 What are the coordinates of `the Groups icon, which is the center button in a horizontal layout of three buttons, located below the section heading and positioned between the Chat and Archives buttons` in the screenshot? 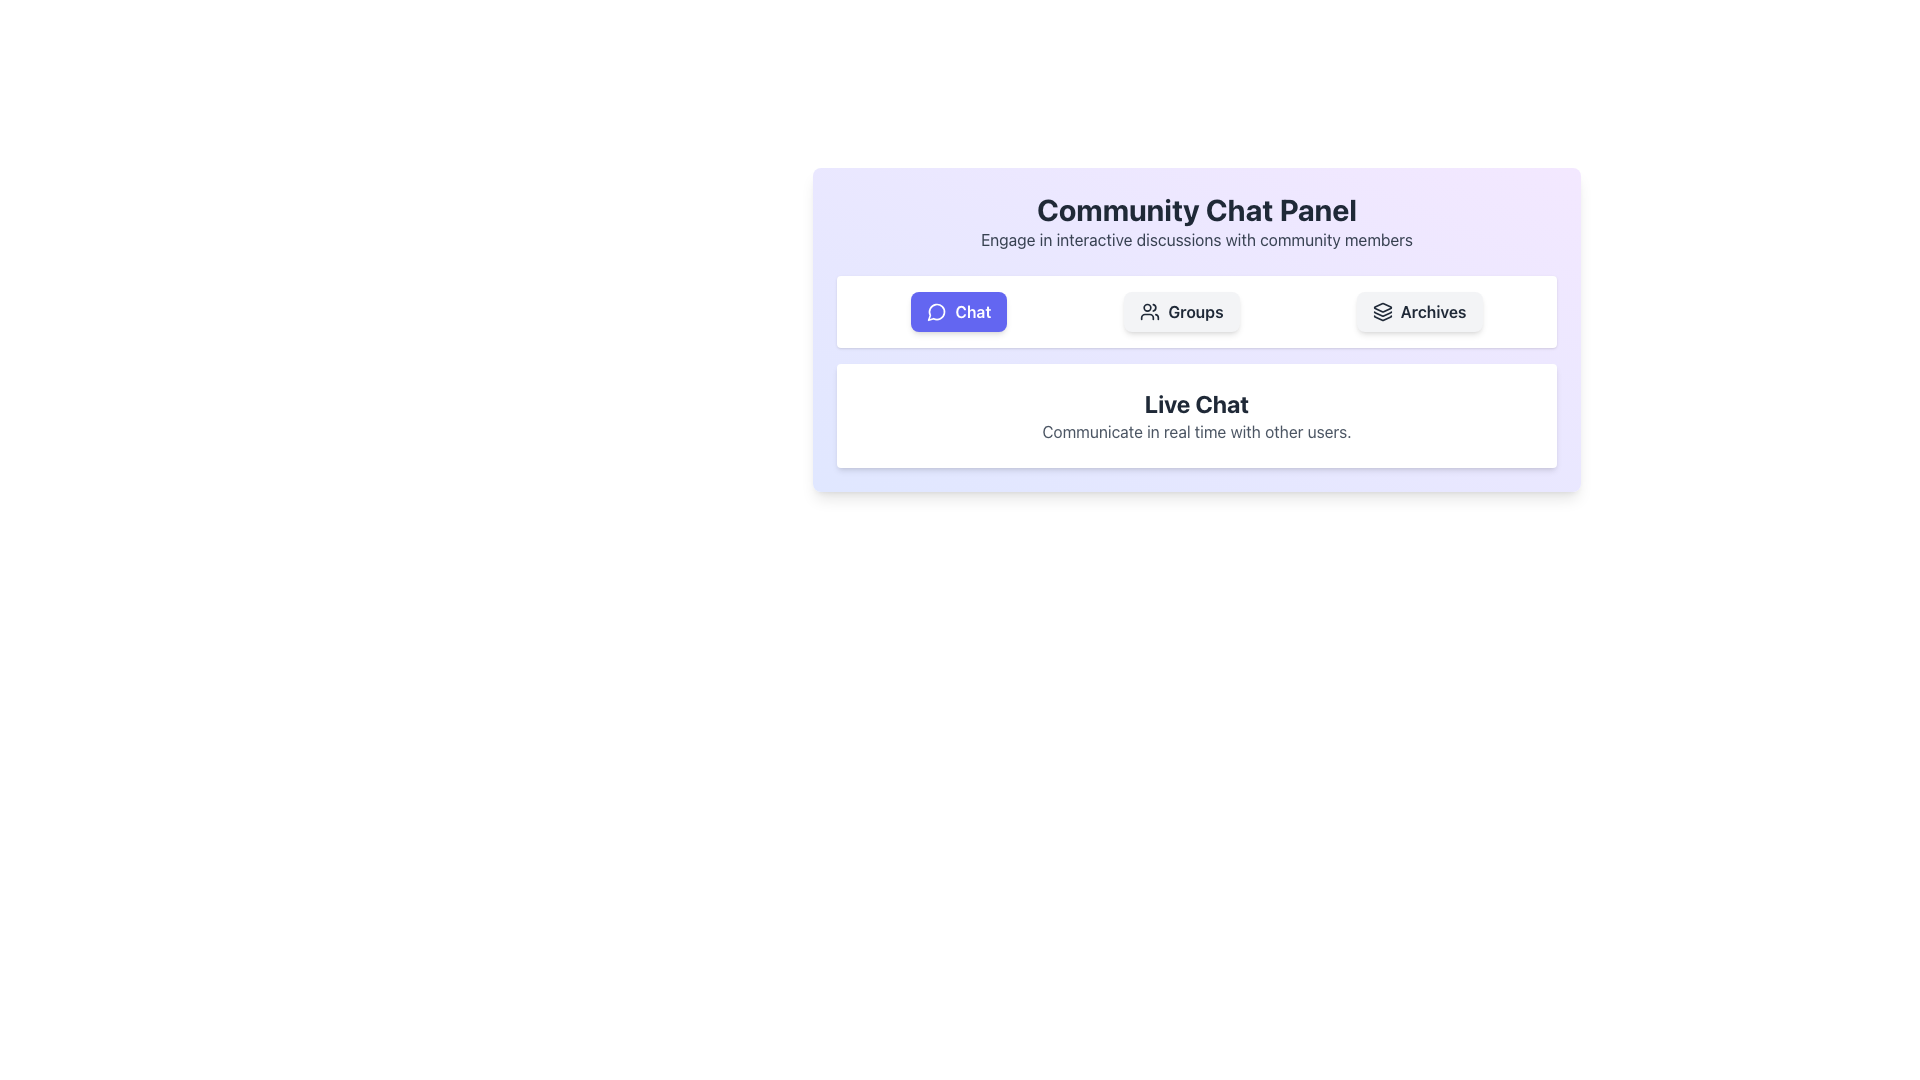 It's located at (1150, 312).